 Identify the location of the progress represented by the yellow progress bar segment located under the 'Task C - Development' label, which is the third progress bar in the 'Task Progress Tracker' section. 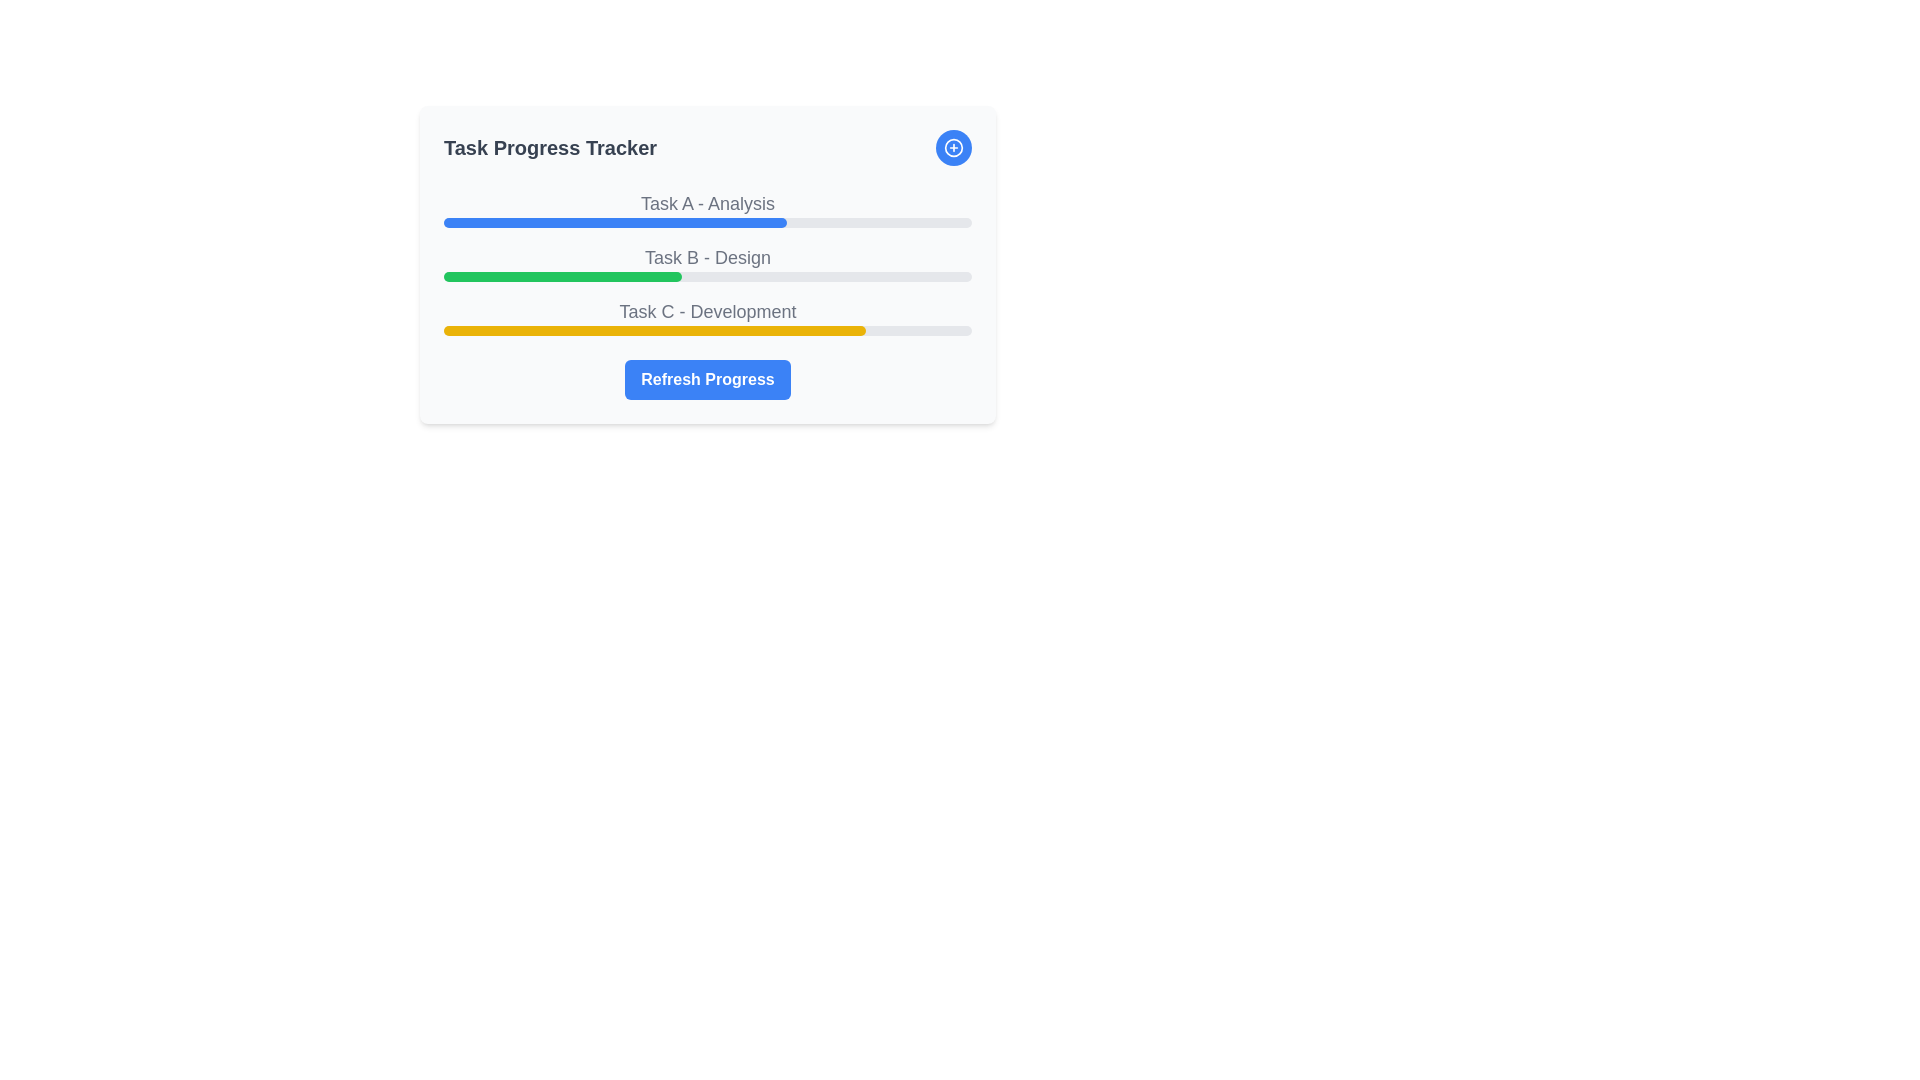
(655, 330).